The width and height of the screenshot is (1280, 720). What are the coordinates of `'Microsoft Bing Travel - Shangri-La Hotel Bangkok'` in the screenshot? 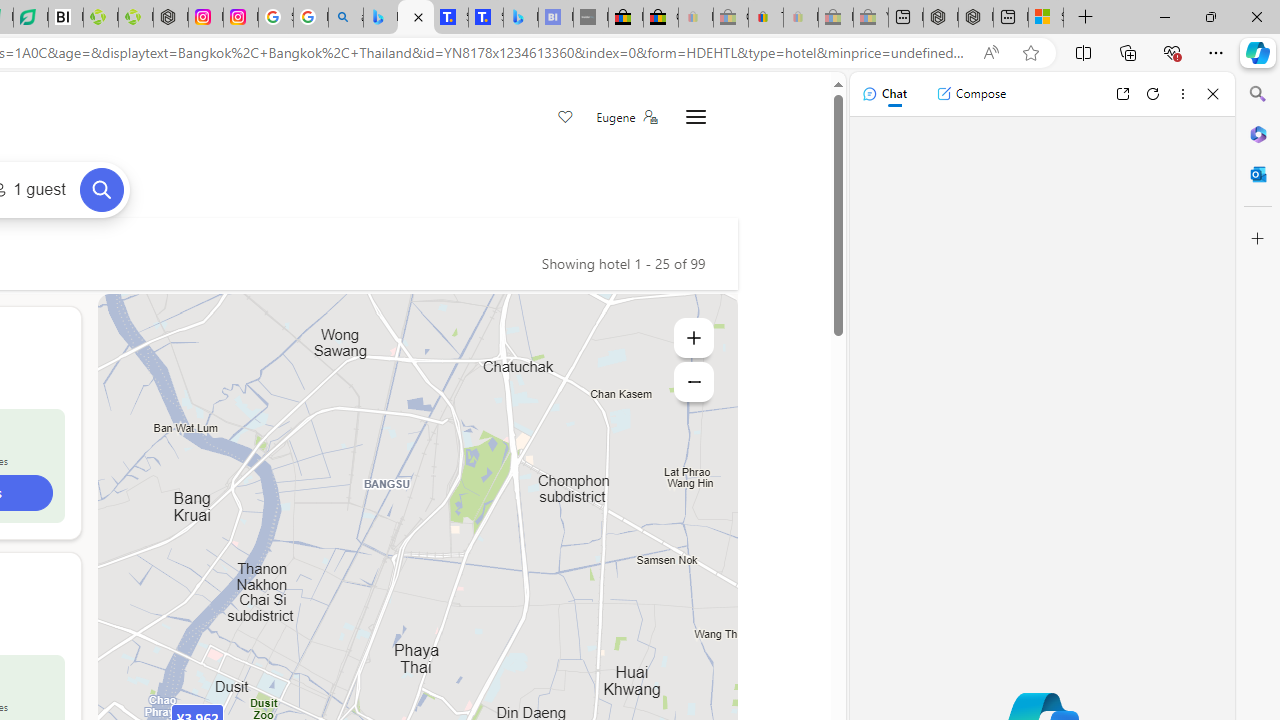 It's located at (520, 17).